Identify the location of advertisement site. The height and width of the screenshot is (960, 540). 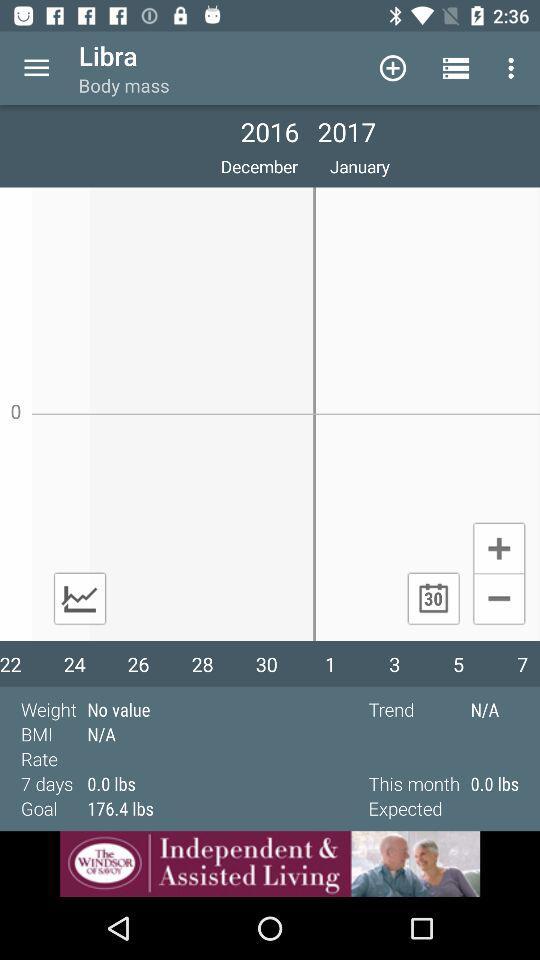
(270, 863).